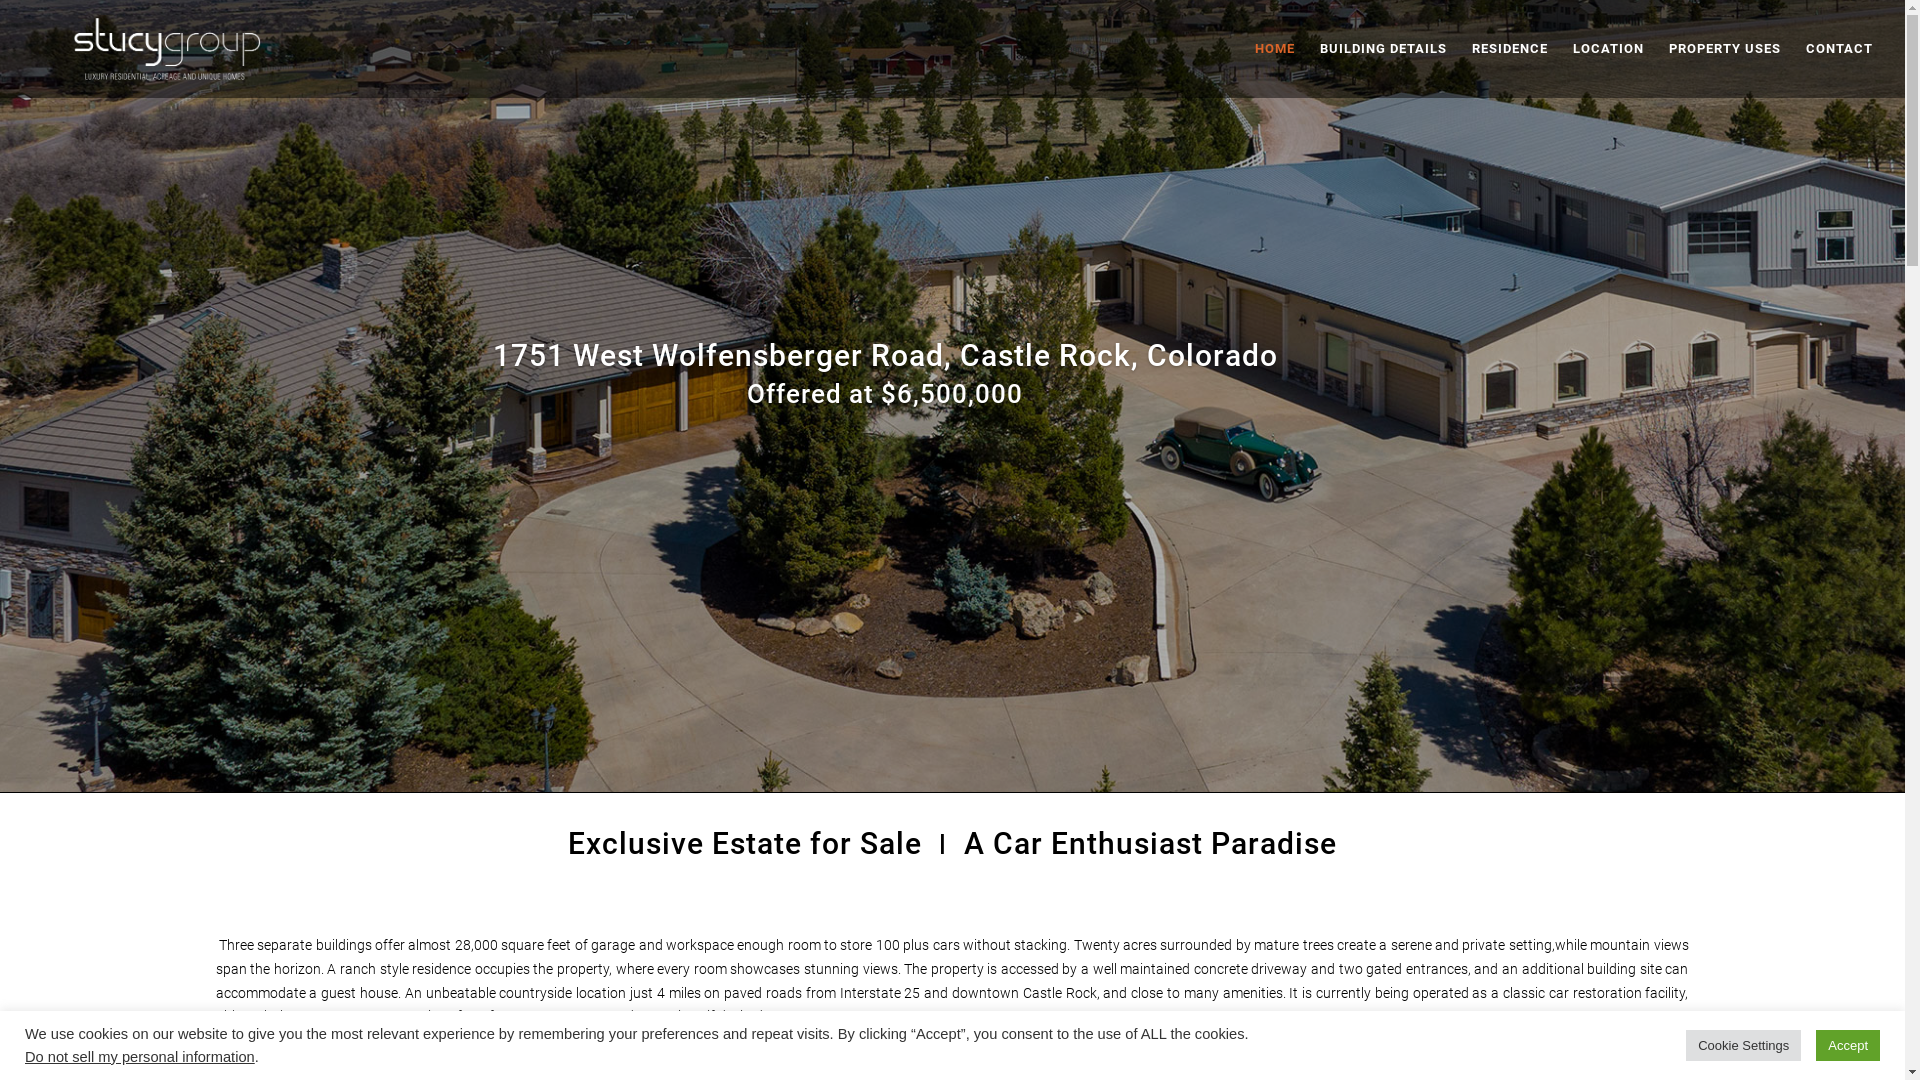 The width and height of the screenshot is (1920, 1080). What do you see at coordinates (1572, 68) in the screenshot?
I see `'LOCATION'` at bounding box center [1572, 68].